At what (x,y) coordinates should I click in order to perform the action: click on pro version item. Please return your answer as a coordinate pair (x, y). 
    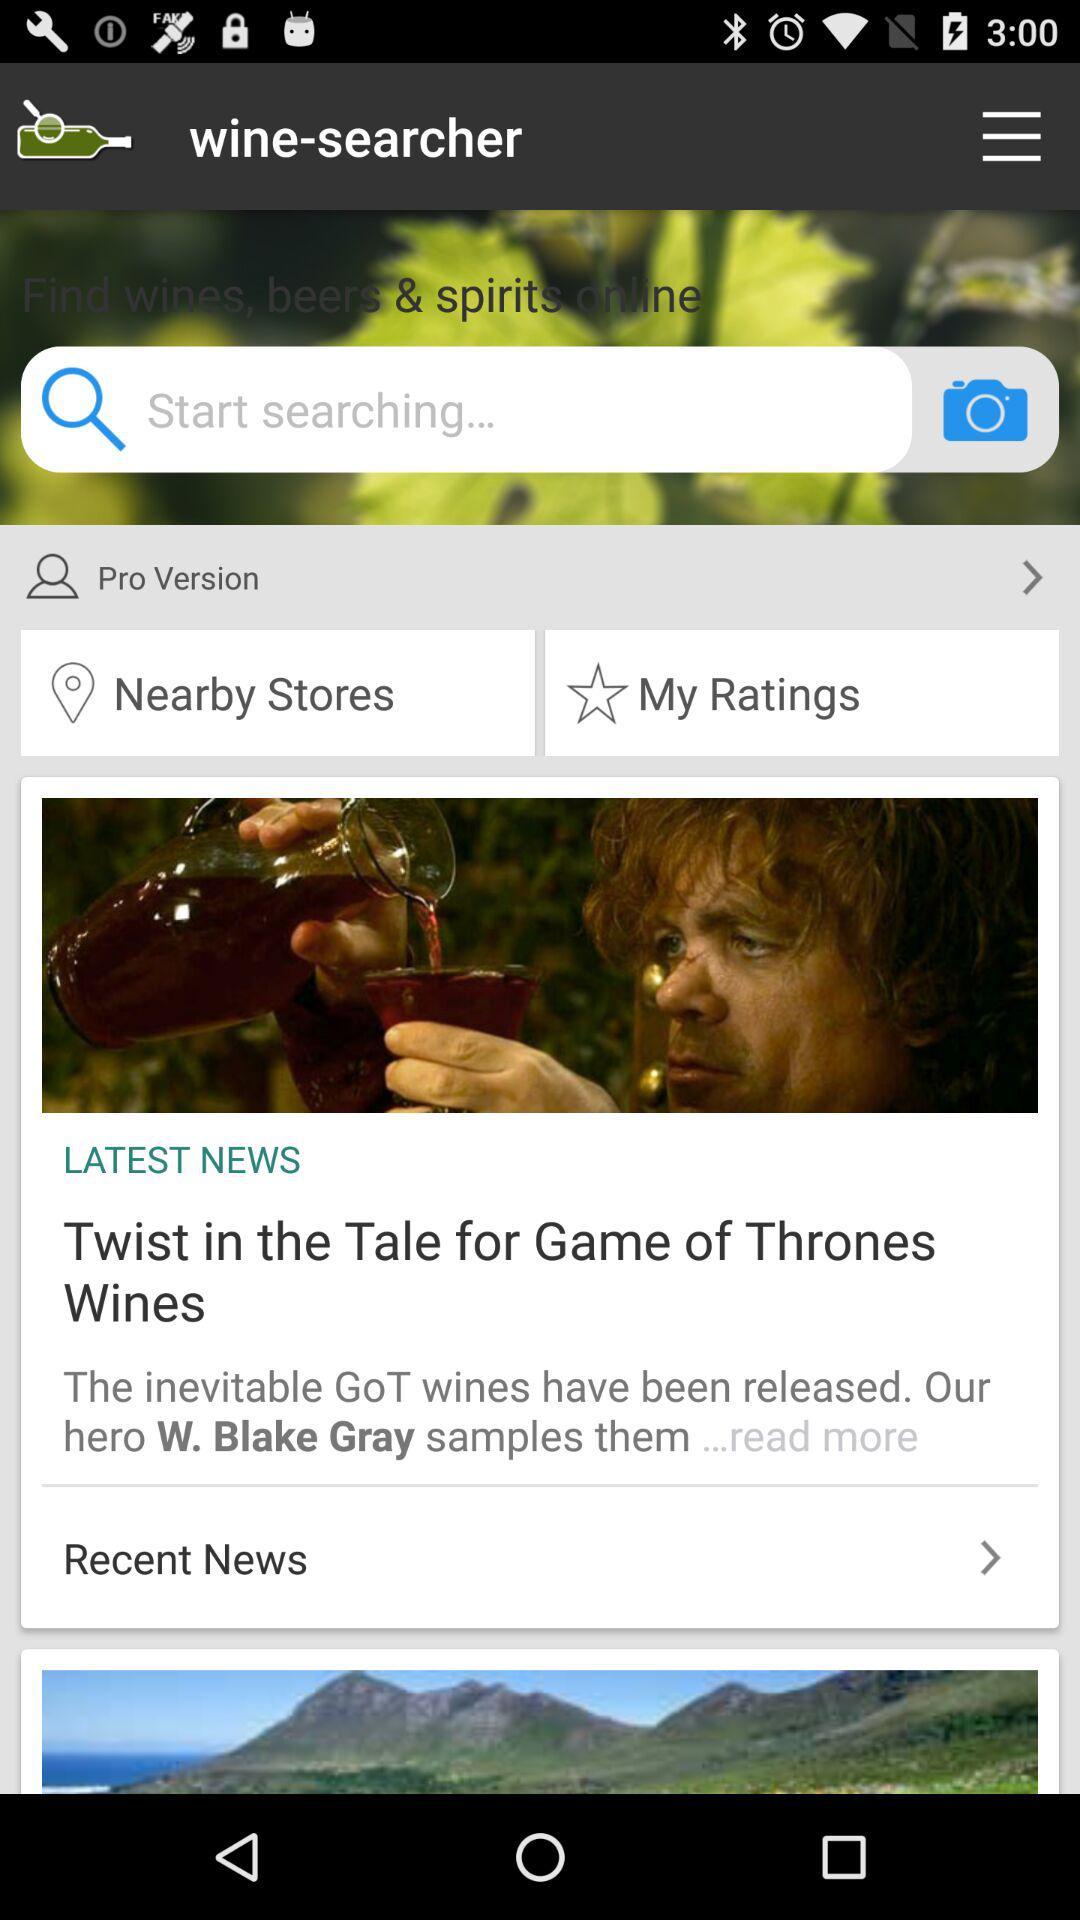
    Looking at the image, I should click on (512, 576).